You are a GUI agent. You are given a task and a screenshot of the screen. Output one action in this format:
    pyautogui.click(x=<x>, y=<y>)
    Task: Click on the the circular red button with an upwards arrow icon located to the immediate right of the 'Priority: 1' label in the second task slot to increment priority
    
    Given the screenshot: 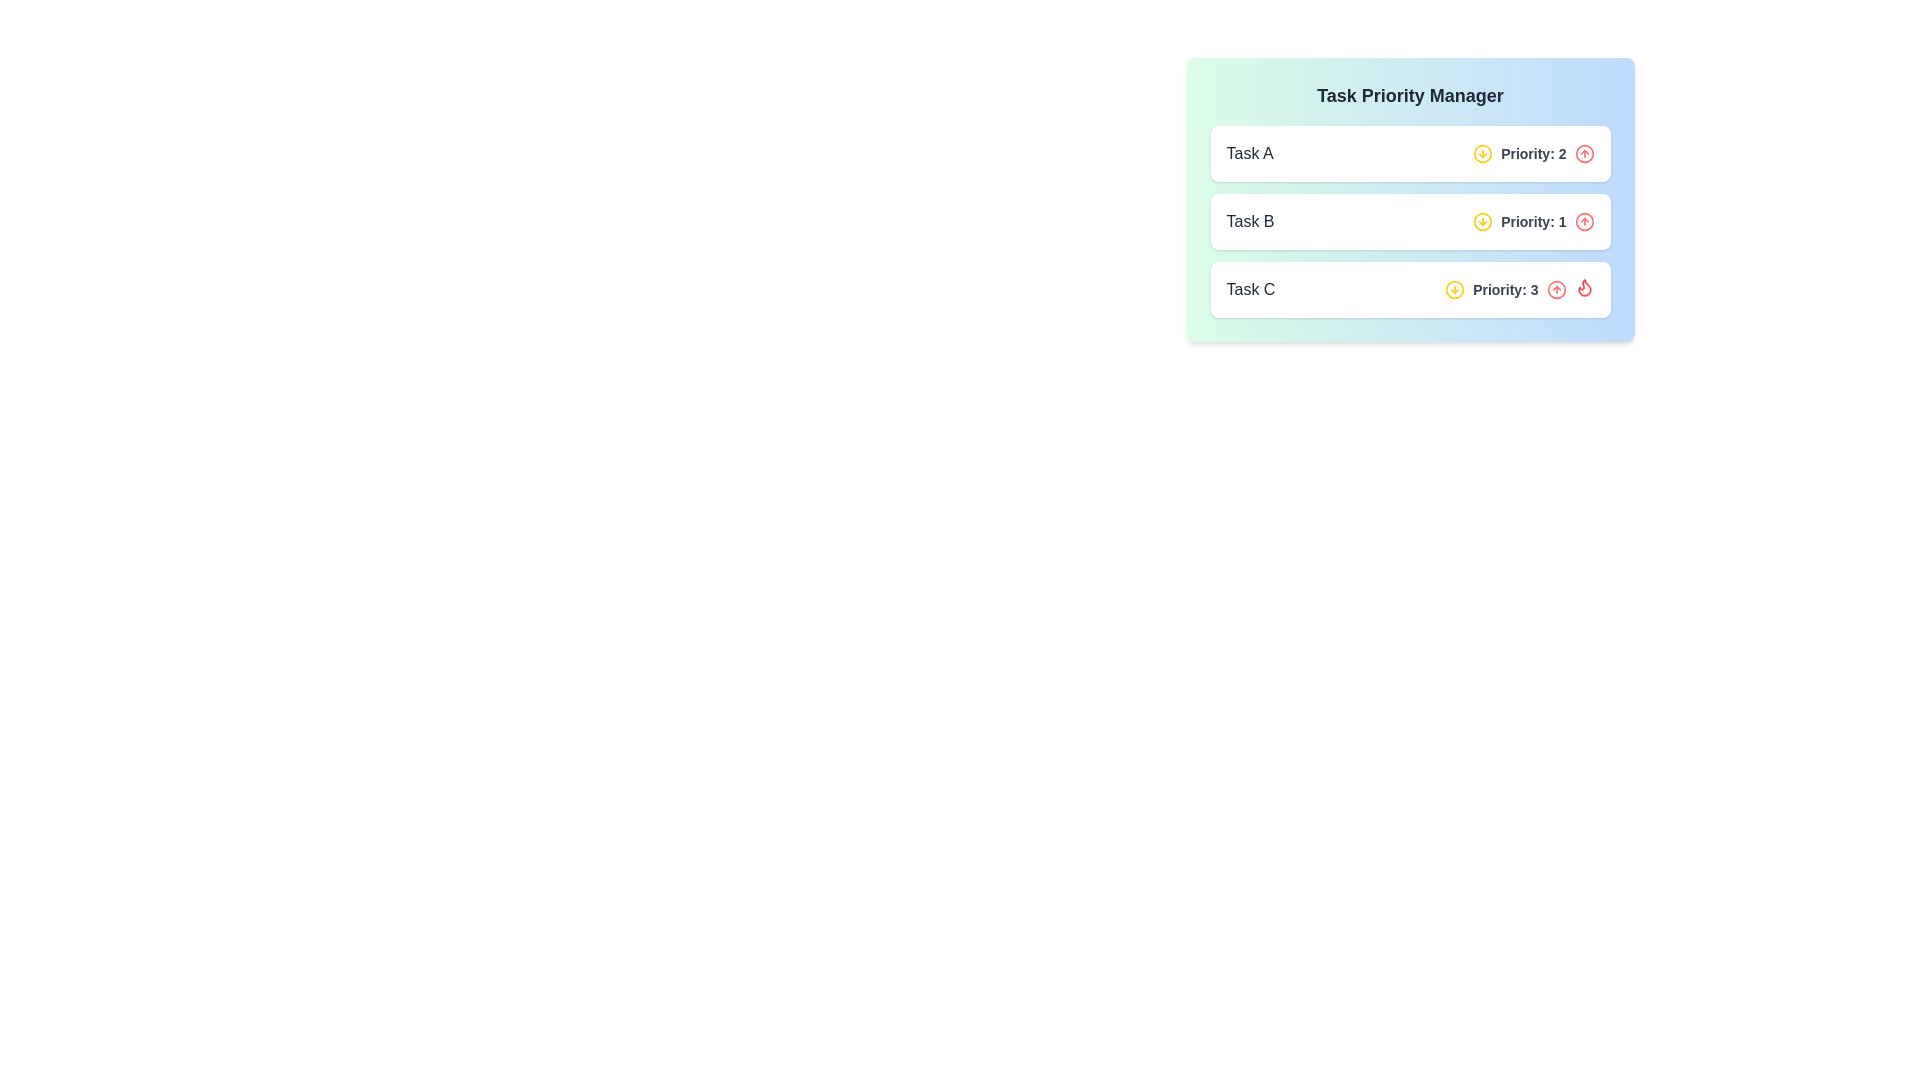 What is the action you would take?
    pyautogui.click(x=1583, y=222)
    